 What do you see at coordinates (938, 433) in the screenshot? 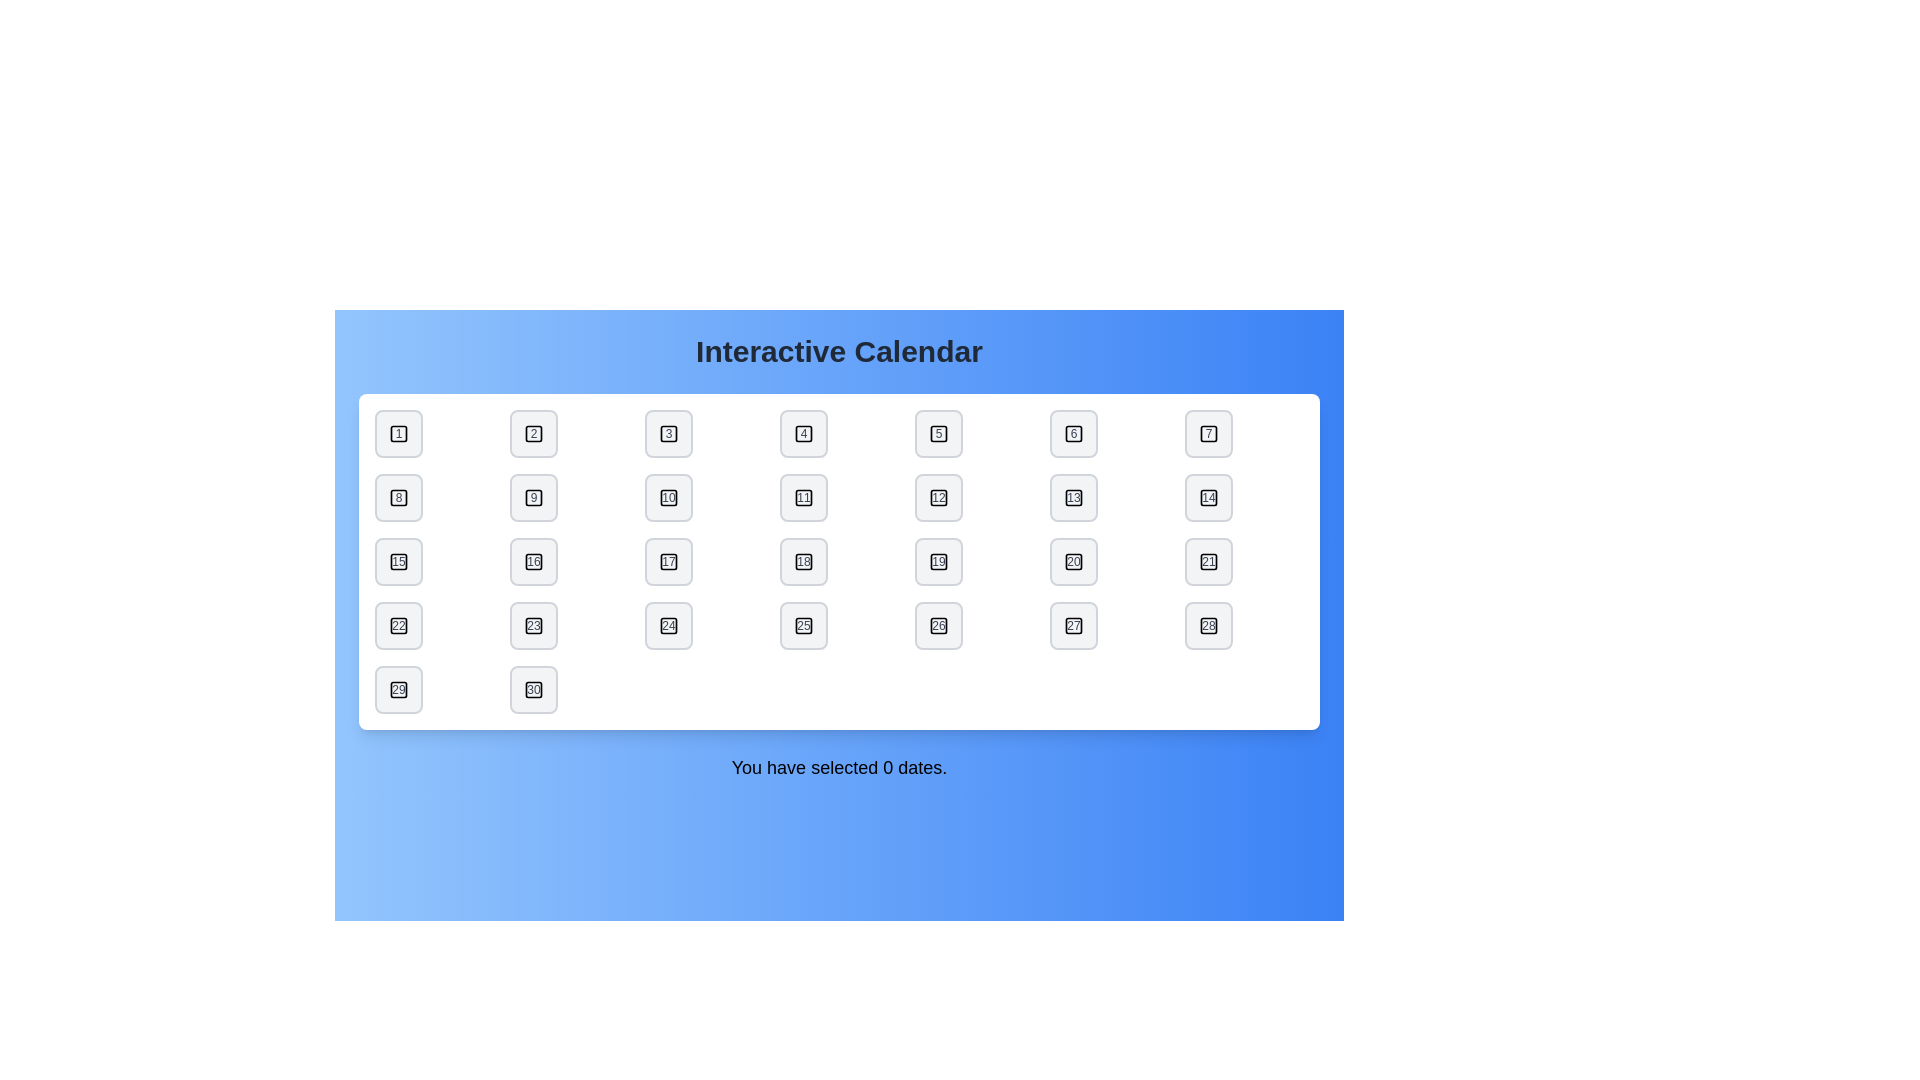
I see `the date button labeled 5 to toggle its selection state` at bounding box center [938, 433].